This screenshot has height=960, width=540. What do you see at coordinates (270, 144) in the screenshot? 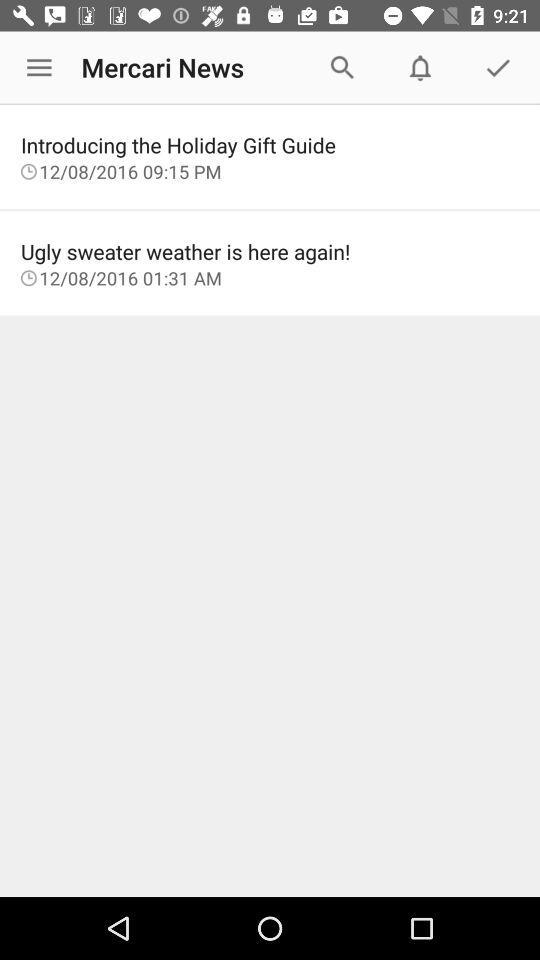
I see `introducing the holiday icon` at bounding box center [270, 144].